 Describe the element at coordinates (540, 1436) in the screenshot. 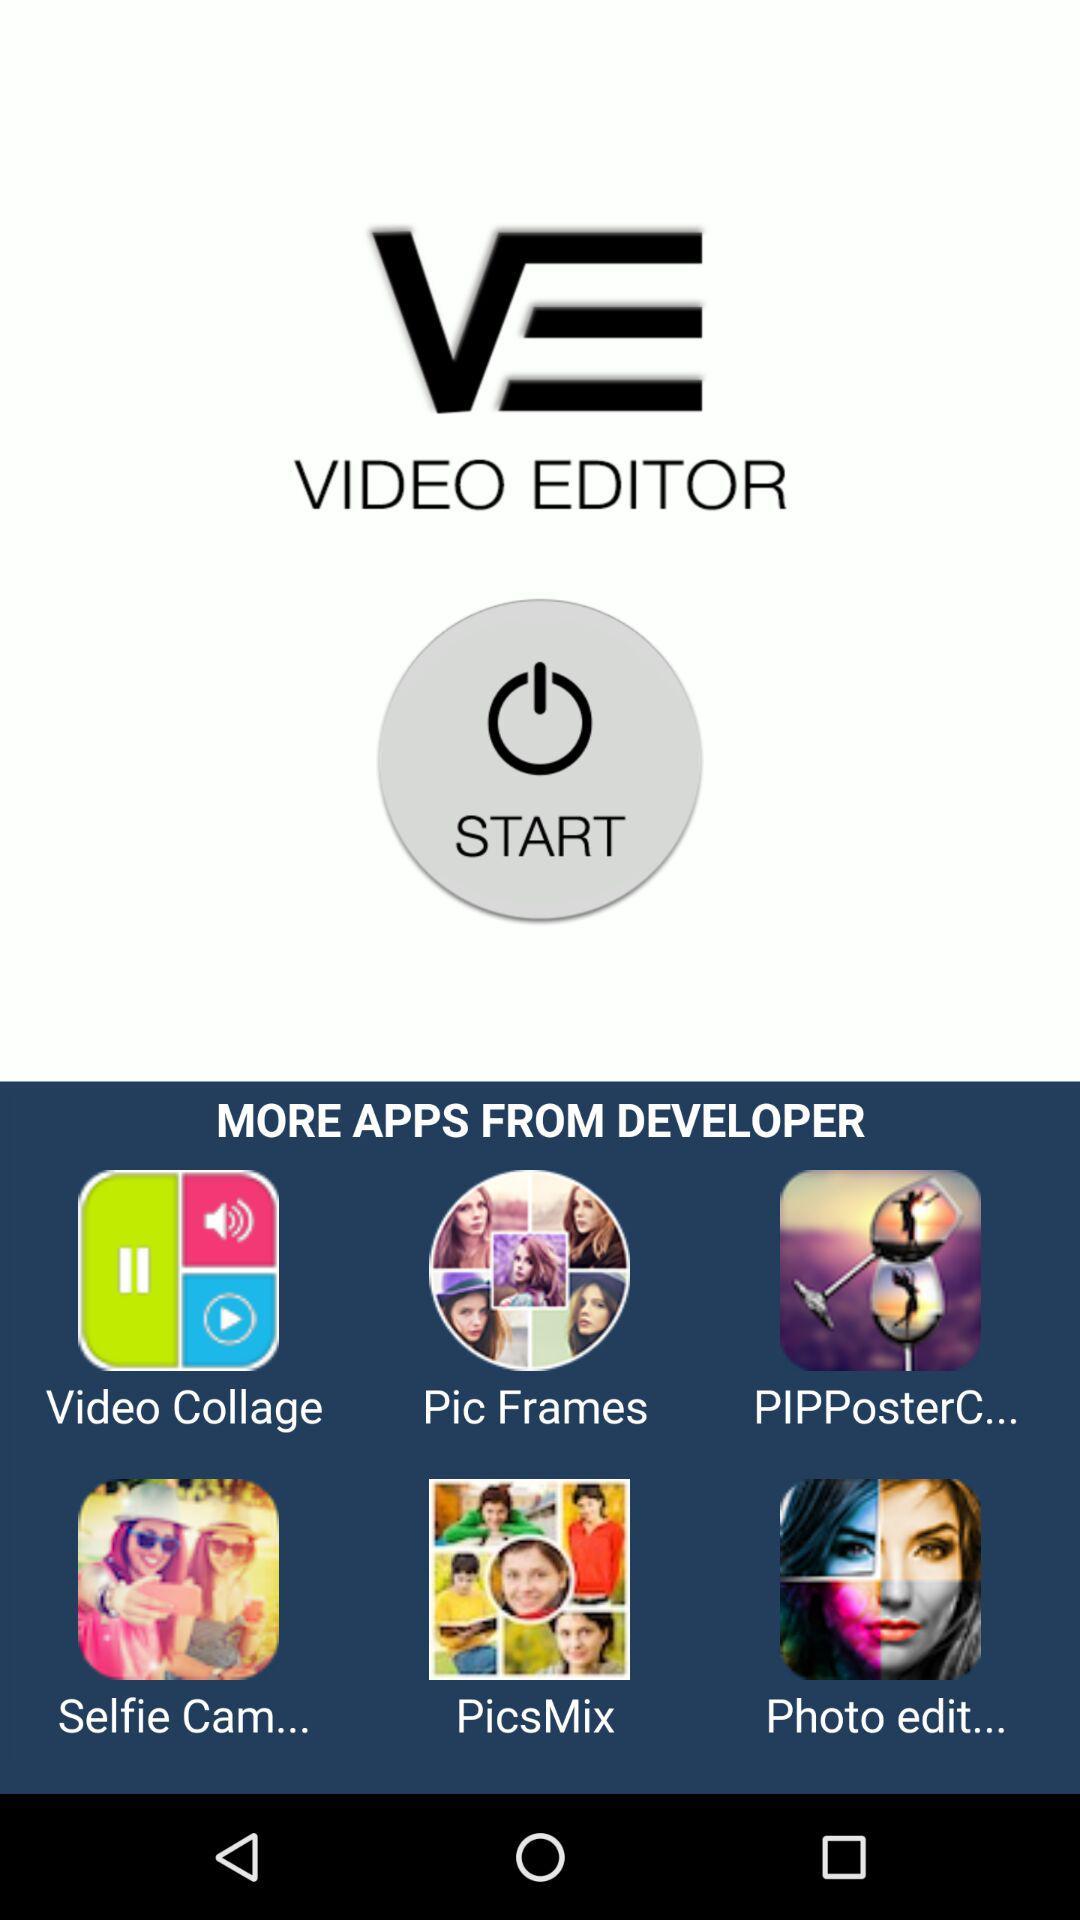

I see `other apps` at that location.